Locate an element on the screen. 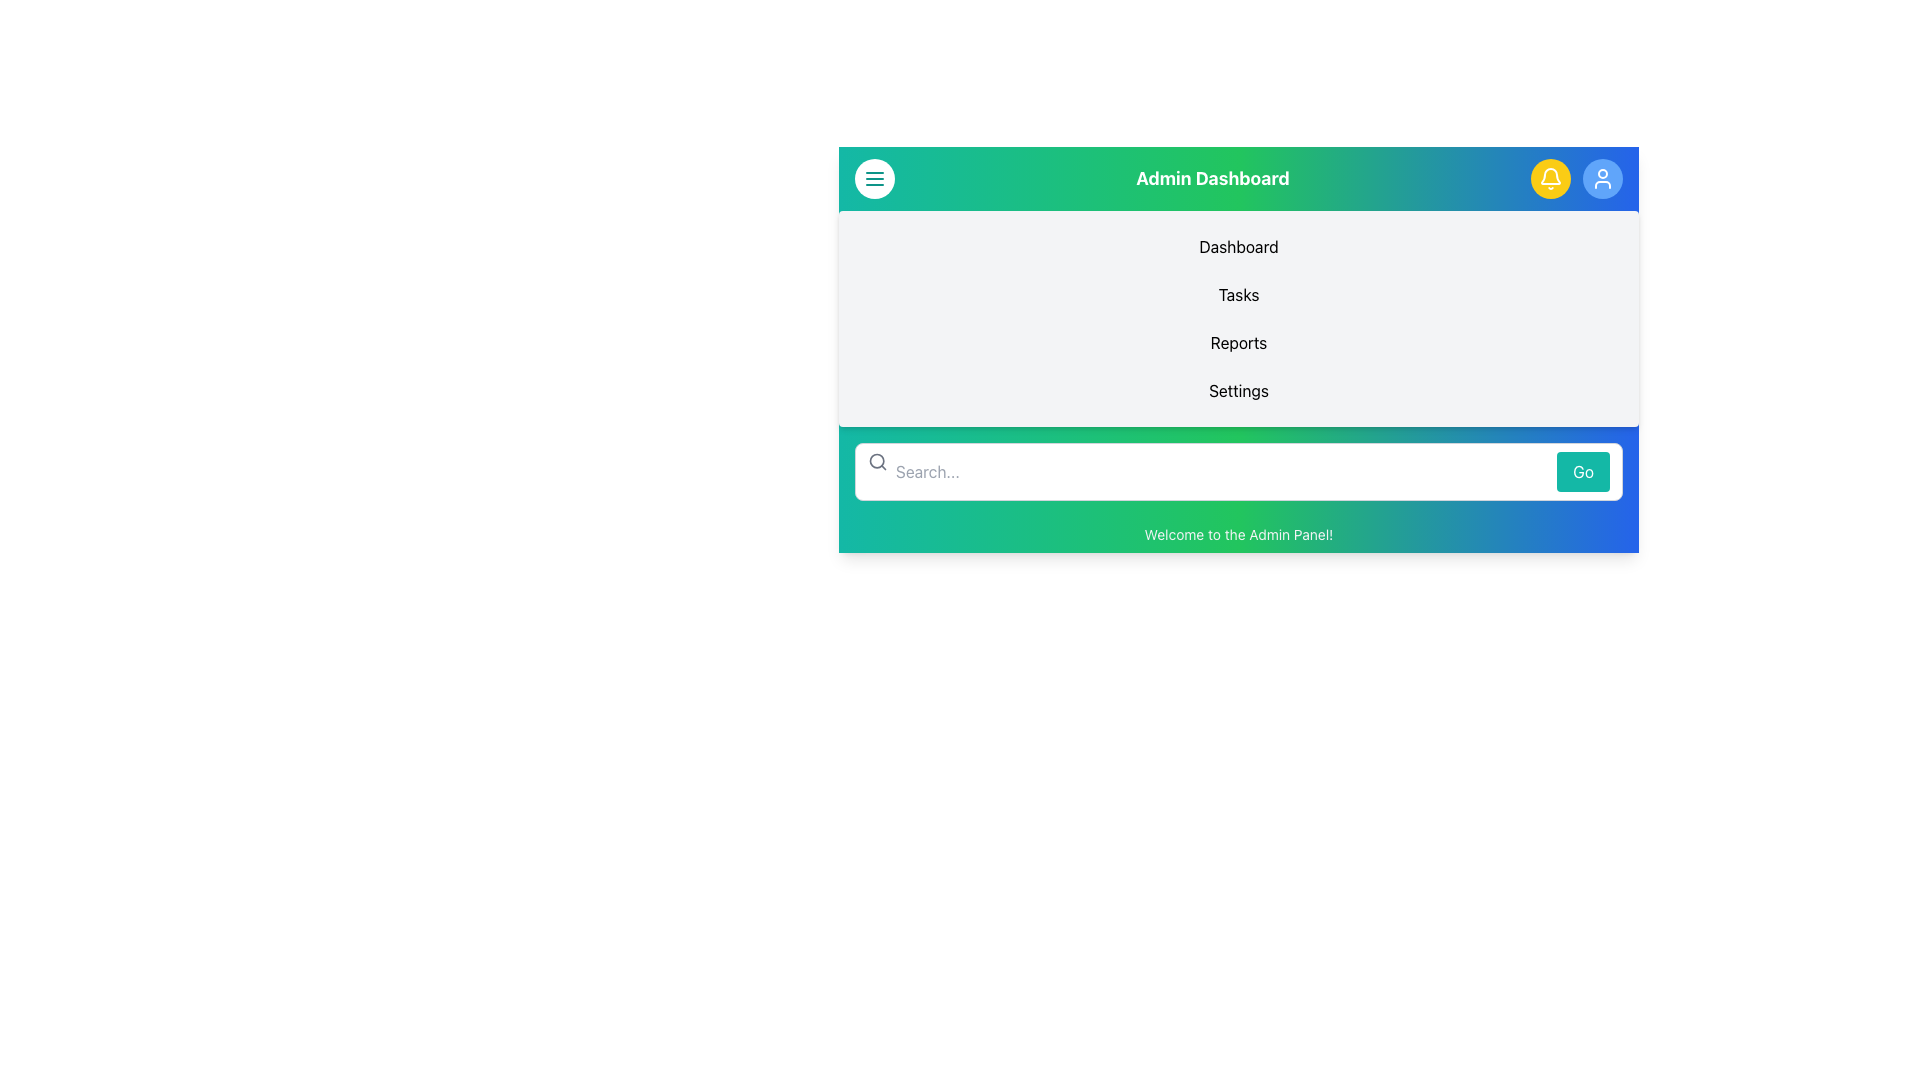  the third navigation item labeled 'Reports' in the Admin Dashboard menu is located at coordinates (1237, 342).